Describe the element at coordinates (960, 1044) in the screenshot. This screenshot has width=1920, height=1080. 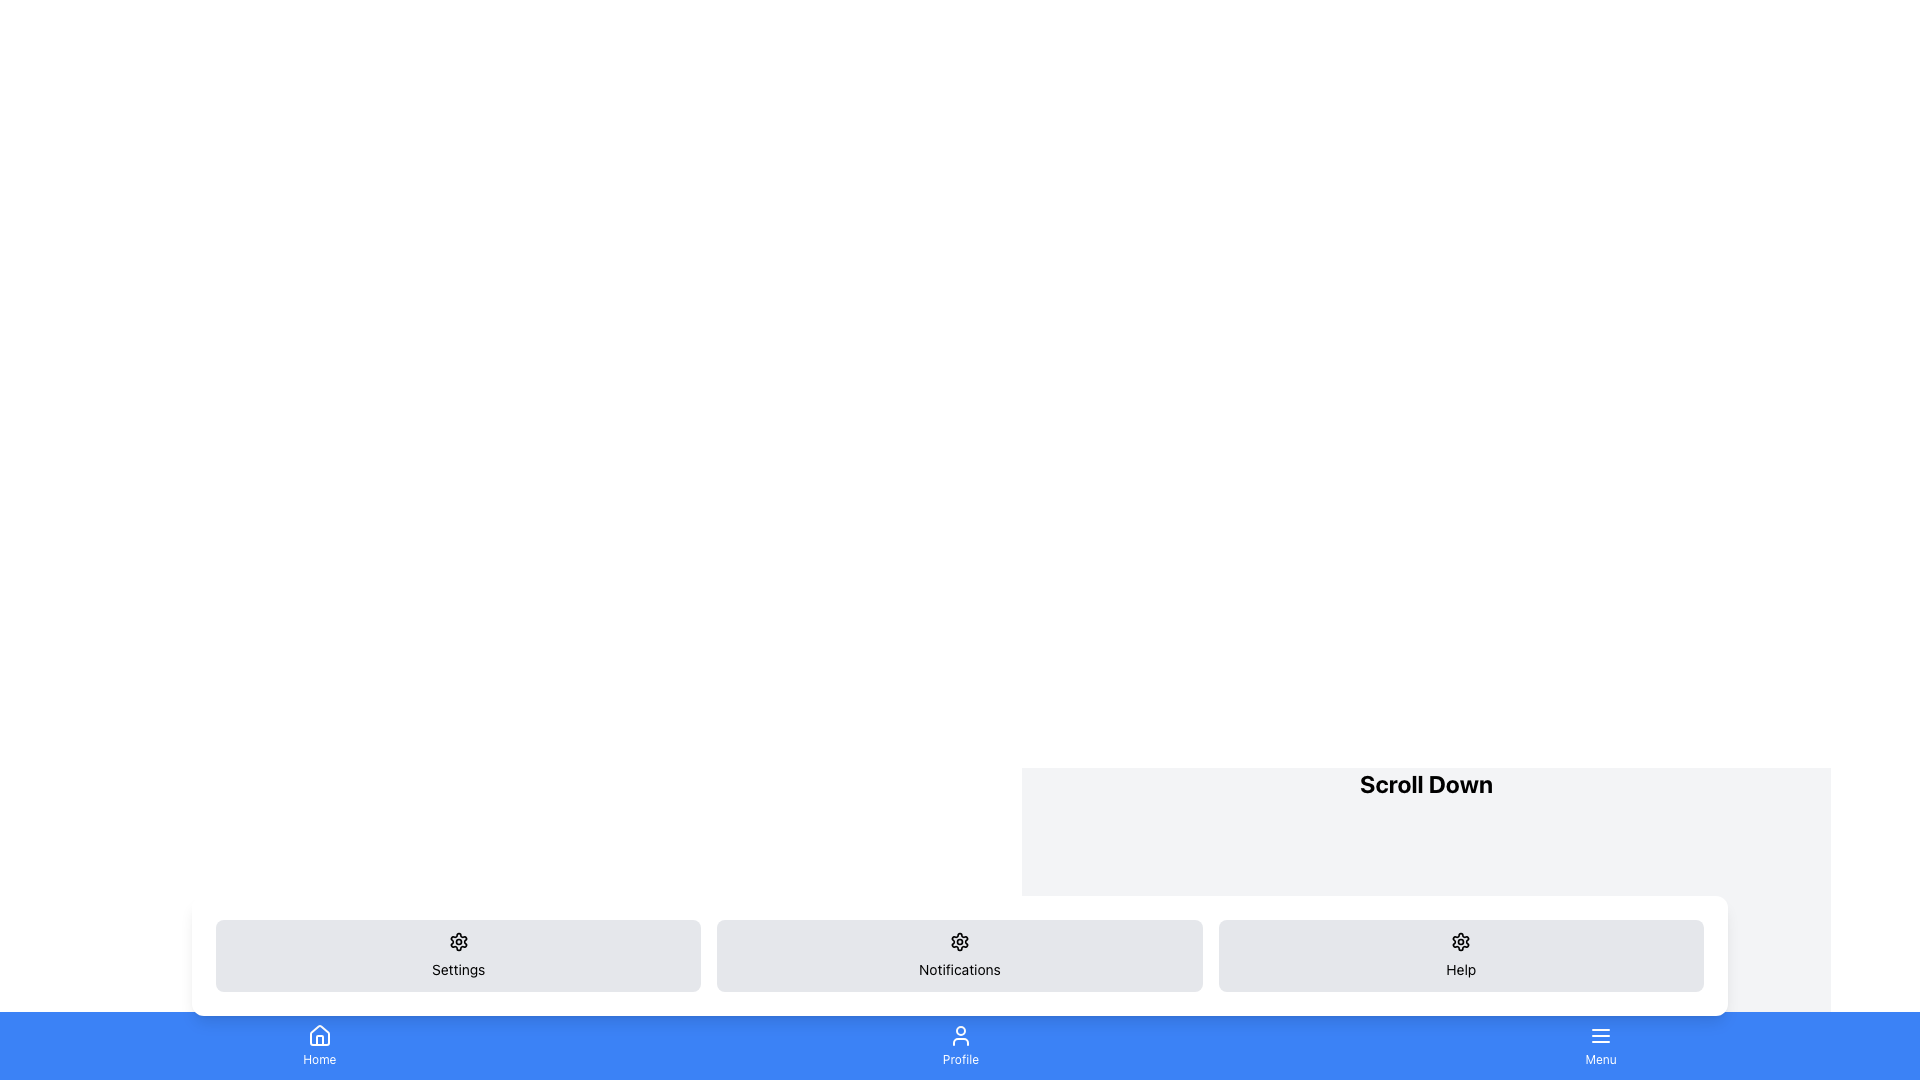
I see `the 'Profile' button located in the center of the bottom navigation bar, which includes a user icon and a white text label` at that location.